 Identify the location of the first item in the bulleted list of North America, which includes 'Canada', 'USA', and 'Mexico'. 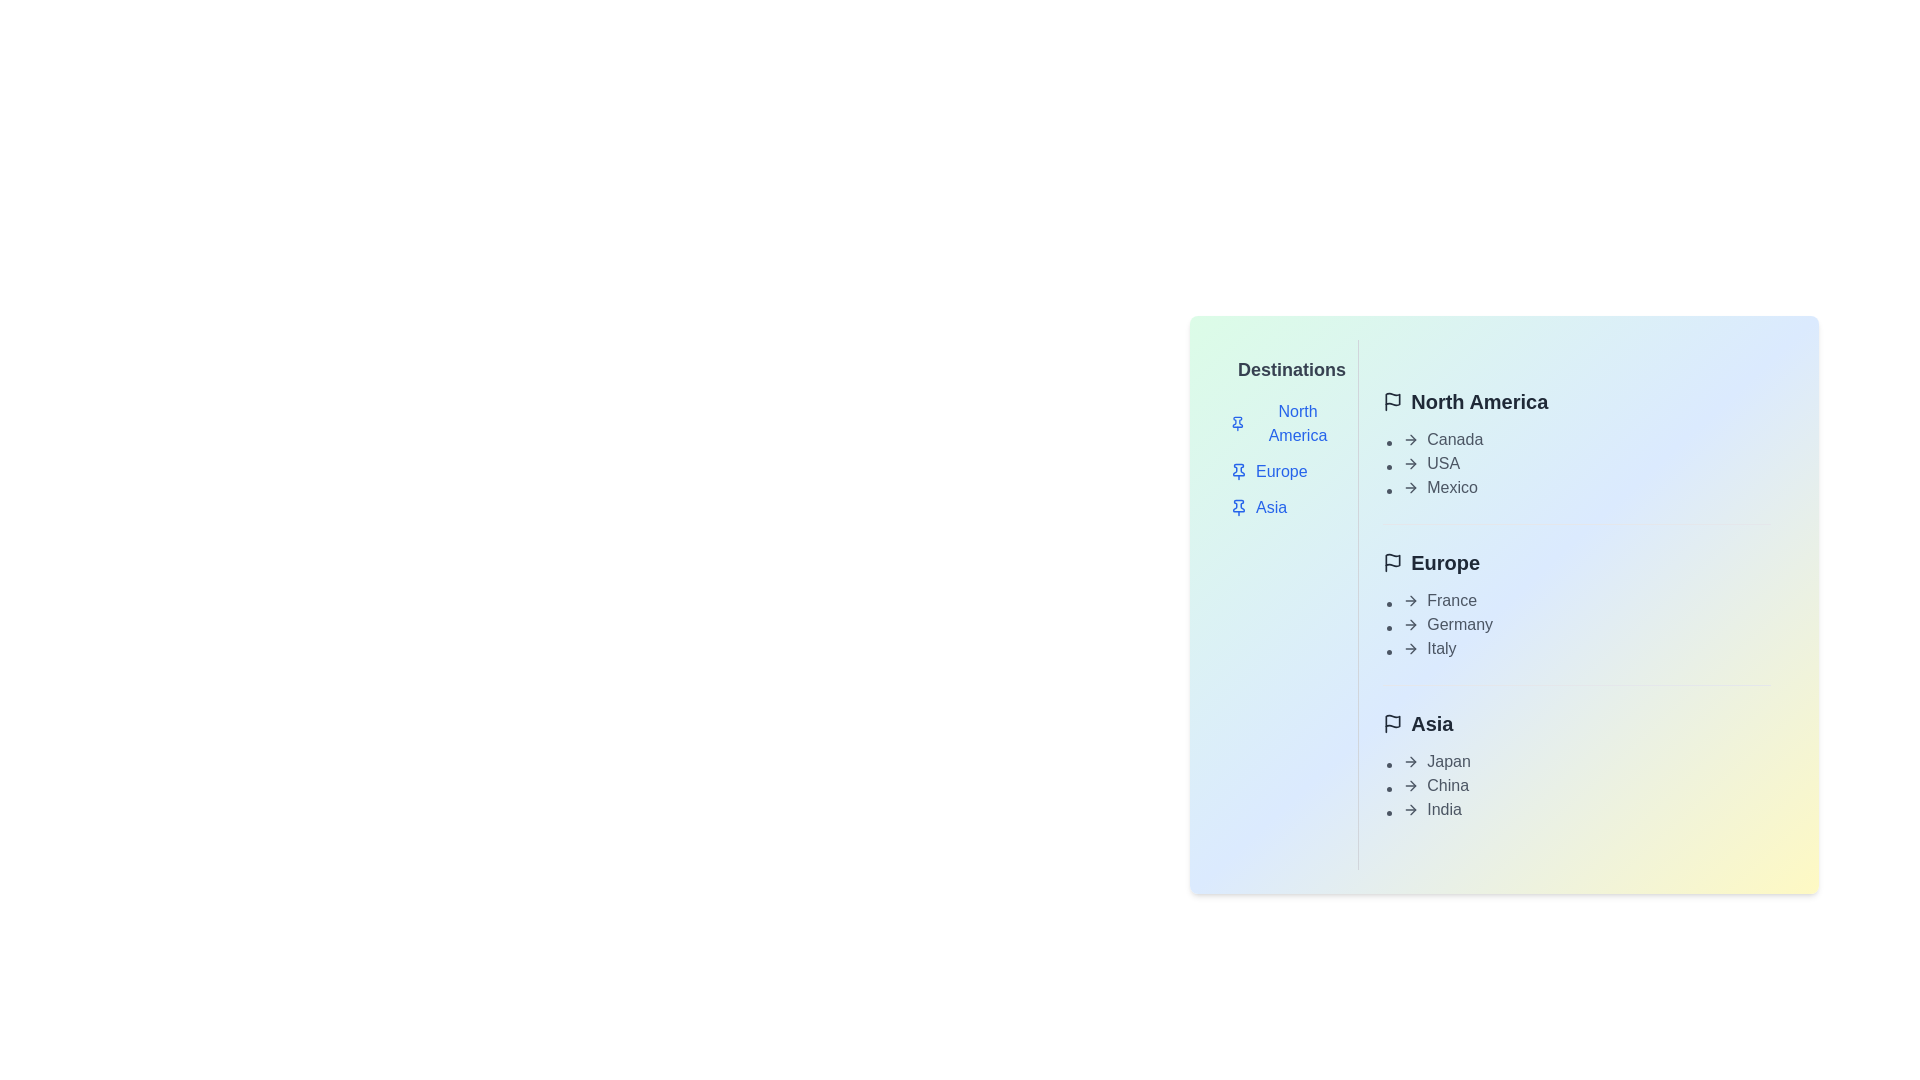
(1576, 463).